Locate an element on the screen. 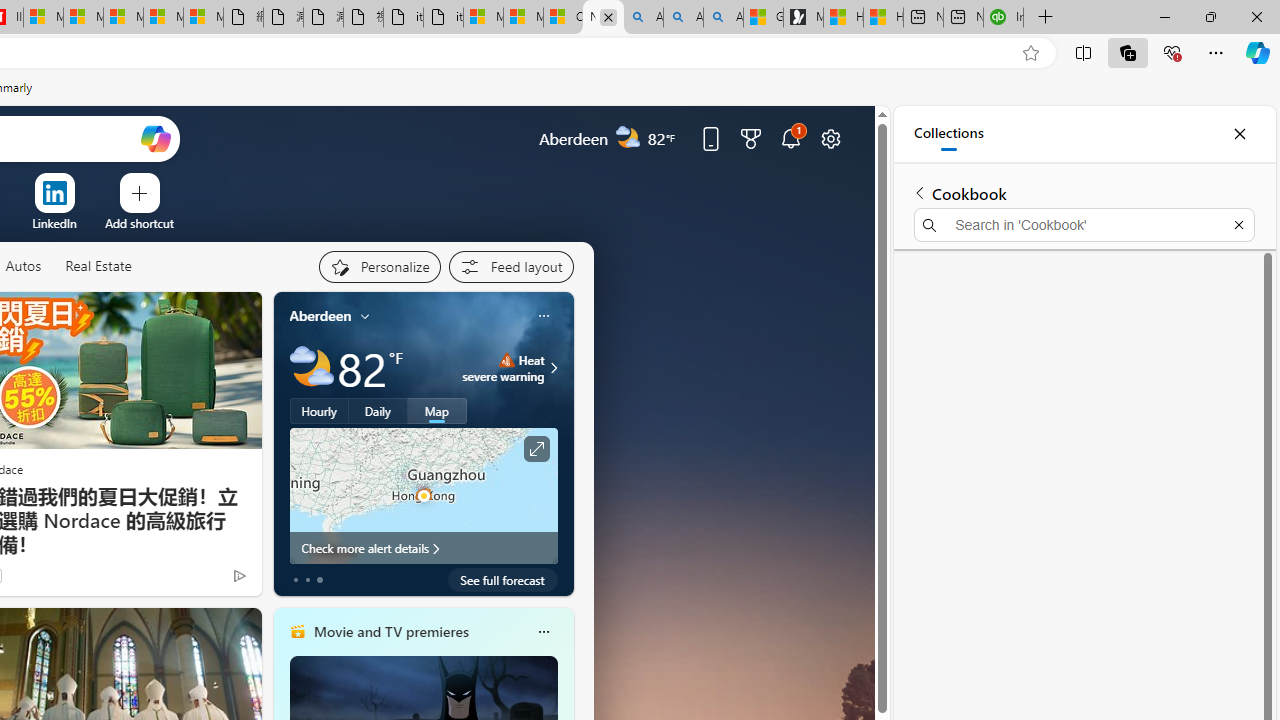 Image resolution: width=1280 pixels, height=720 pixels. 'Partly cloudy' is located at coordinates (310, 368).